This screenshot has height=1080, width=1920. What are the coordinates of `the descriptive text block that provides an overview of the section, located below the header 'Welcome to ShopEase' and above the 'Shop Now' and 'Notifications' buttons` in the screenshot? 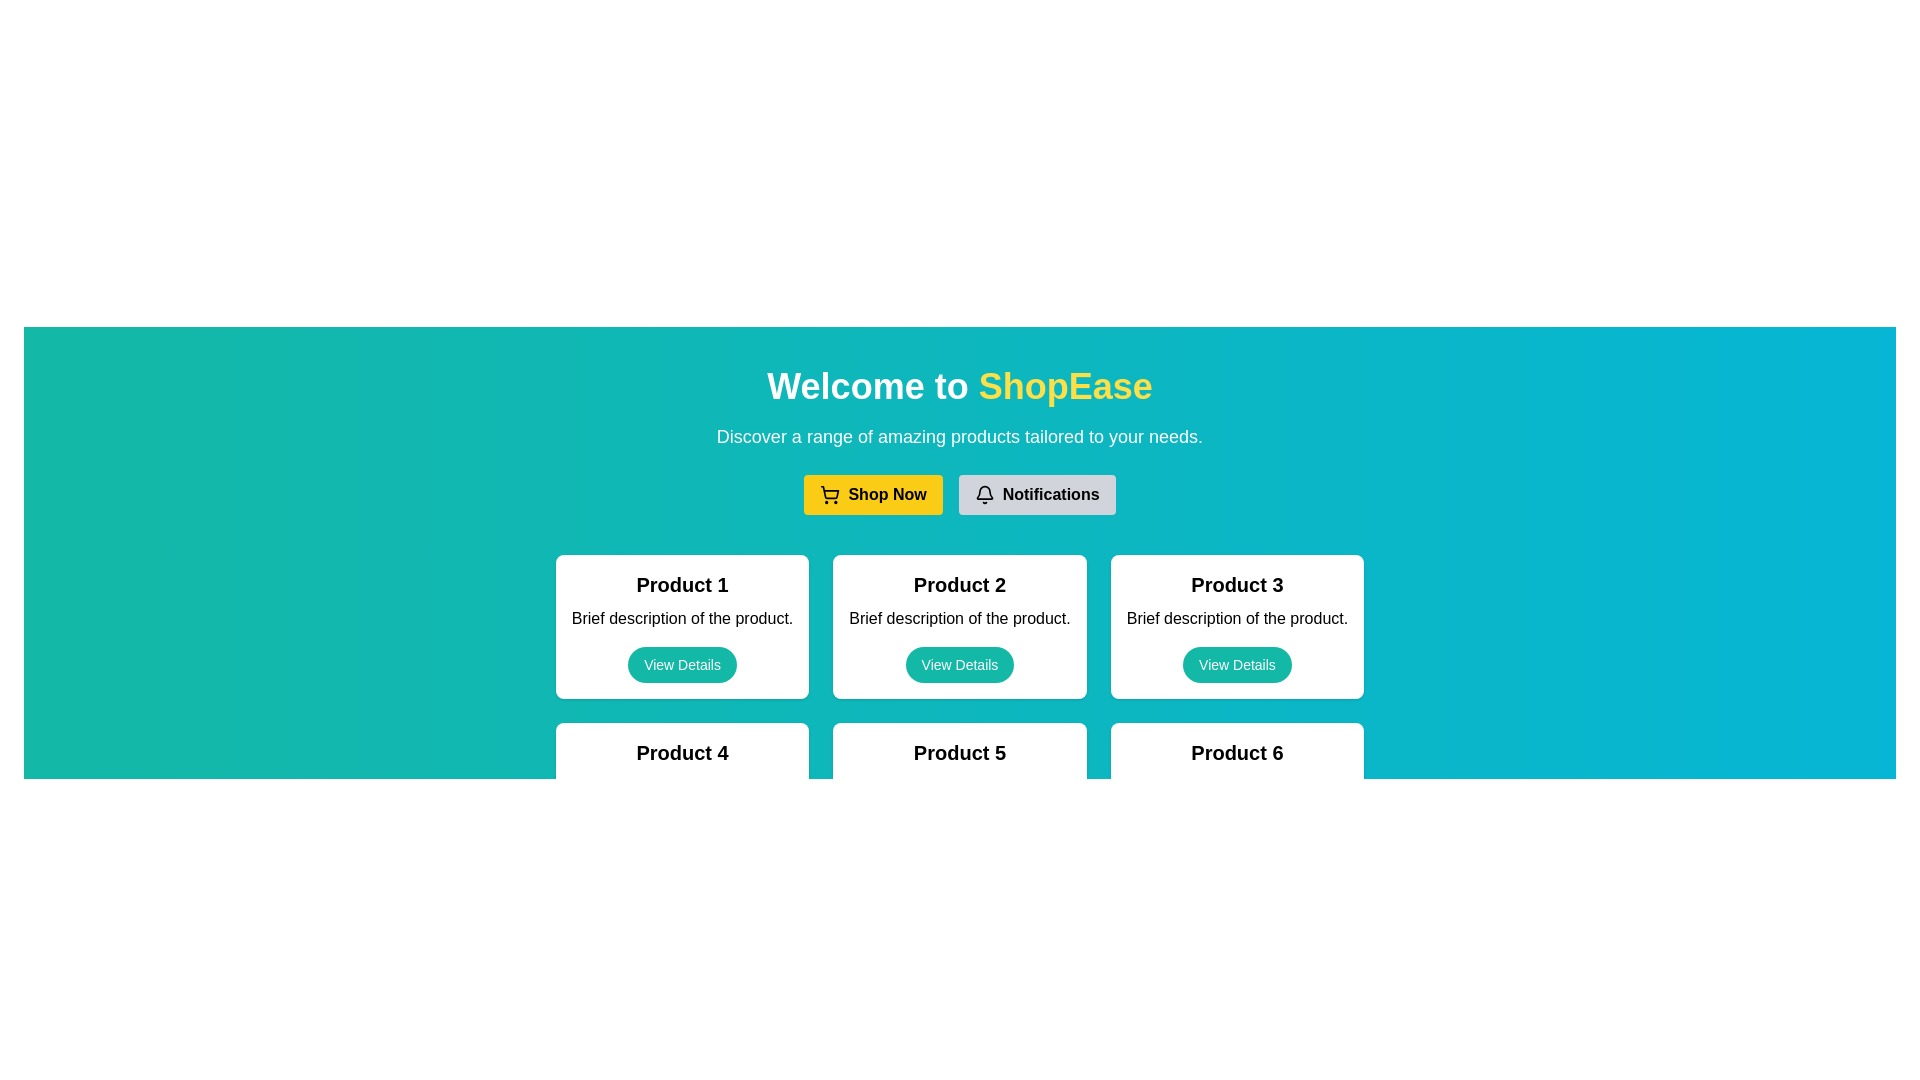 It's located at (960, 435).